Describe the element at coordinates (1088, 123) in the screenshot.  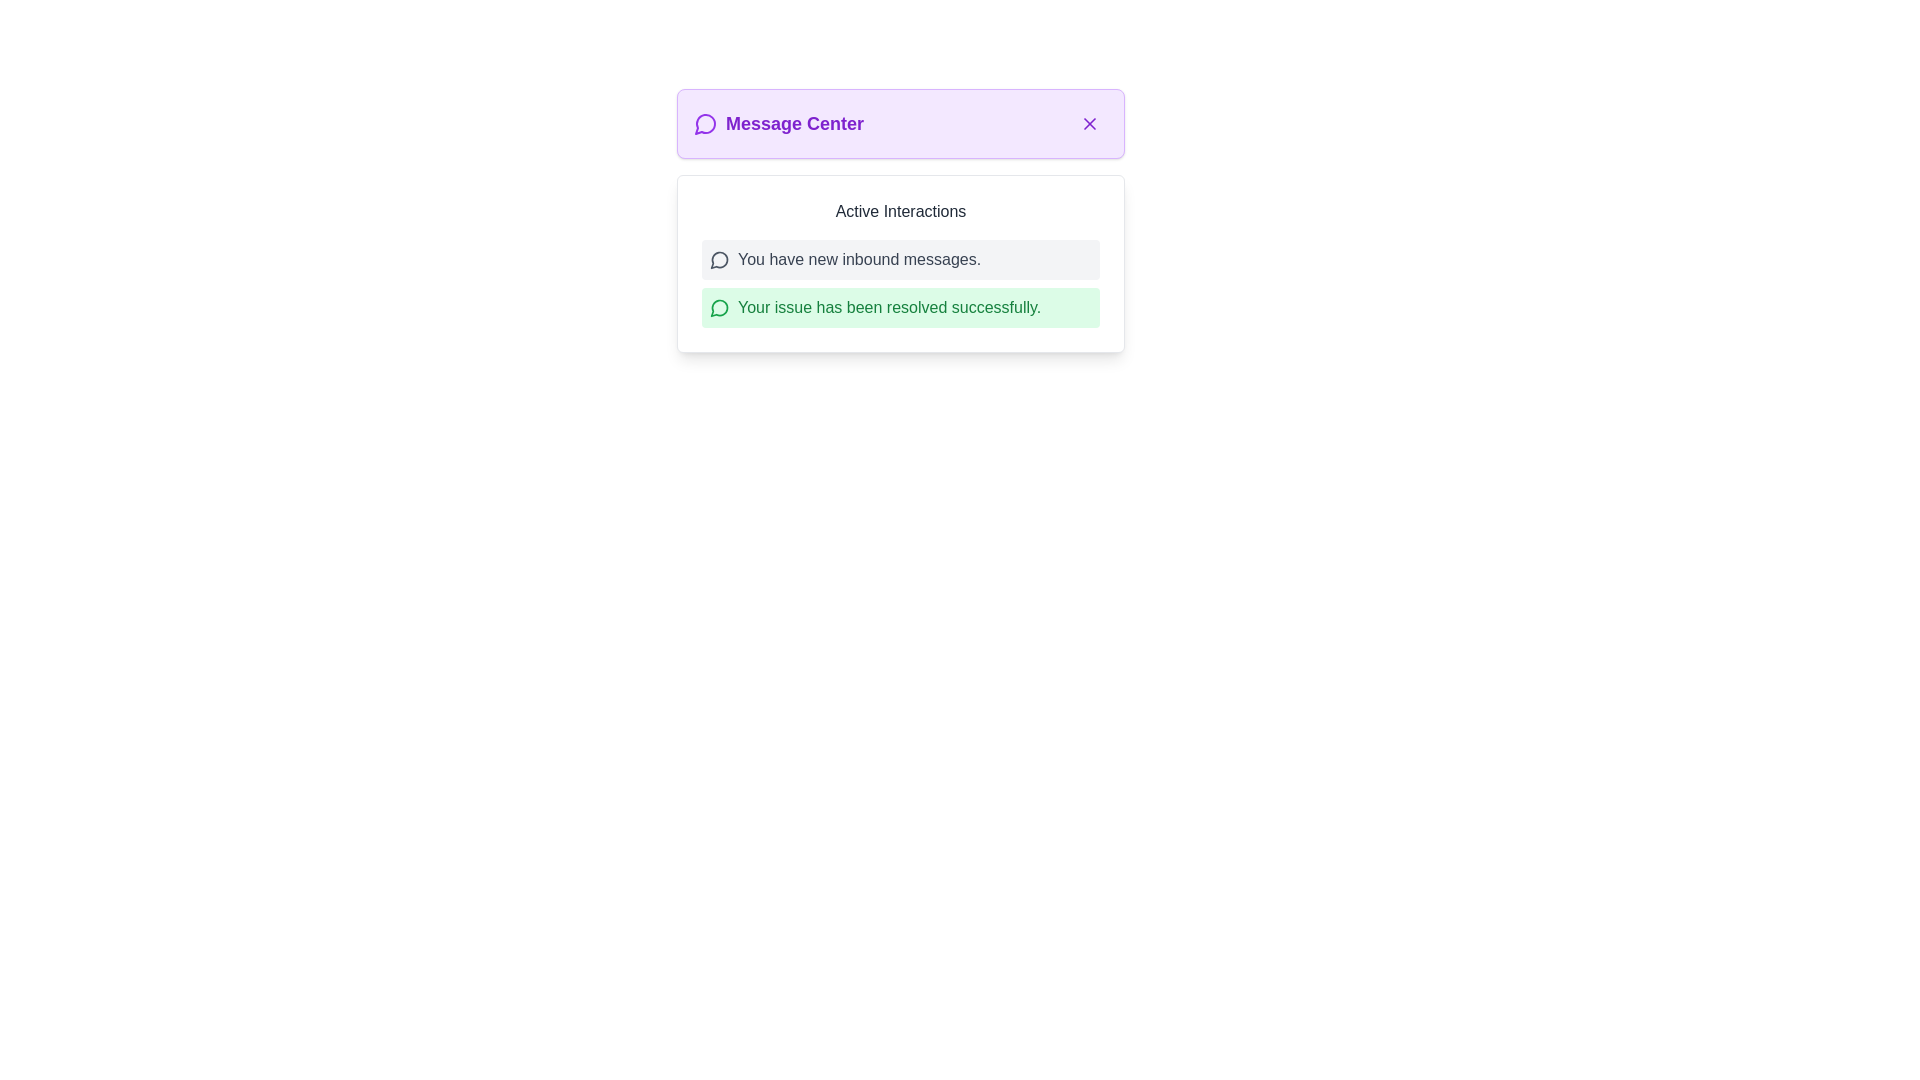
I see `the close button located at the top-right corner of the 'Message Center' dialog` at that location.